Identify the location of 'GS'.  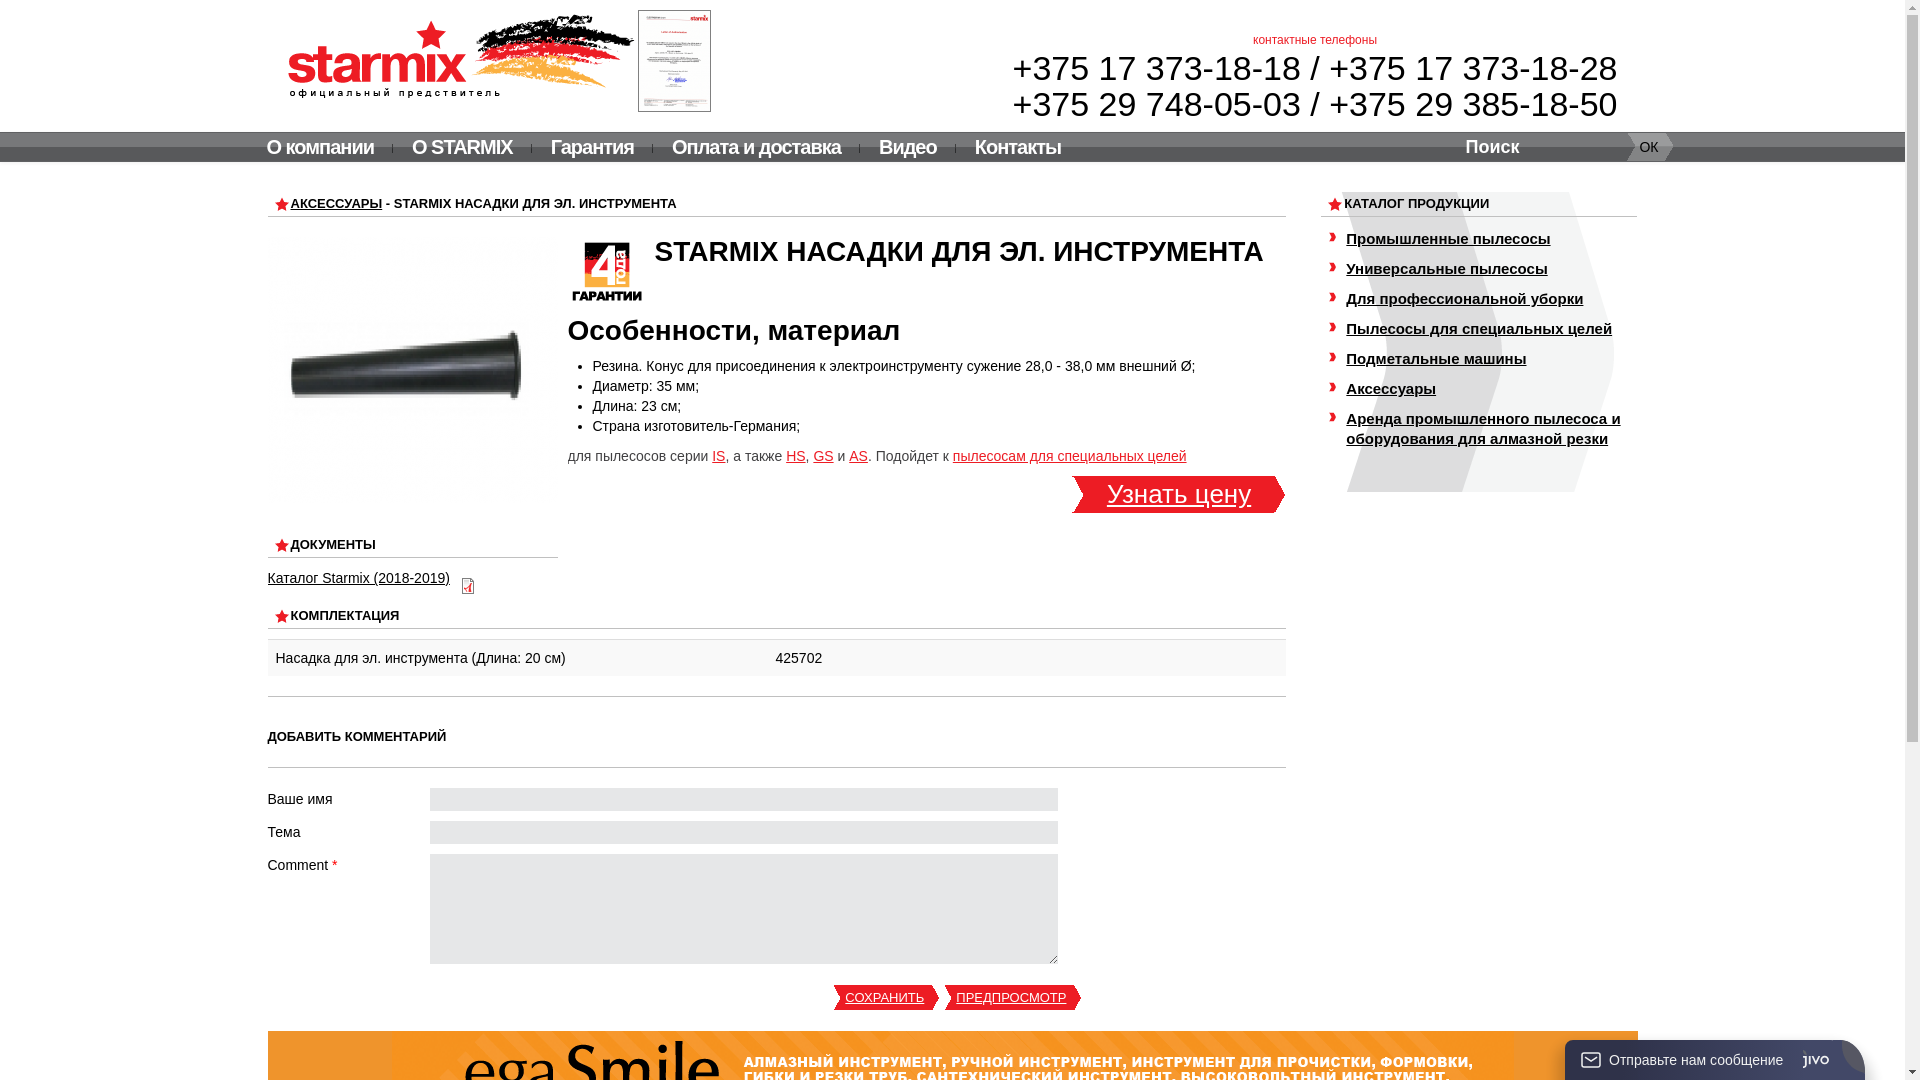
(822, 455).